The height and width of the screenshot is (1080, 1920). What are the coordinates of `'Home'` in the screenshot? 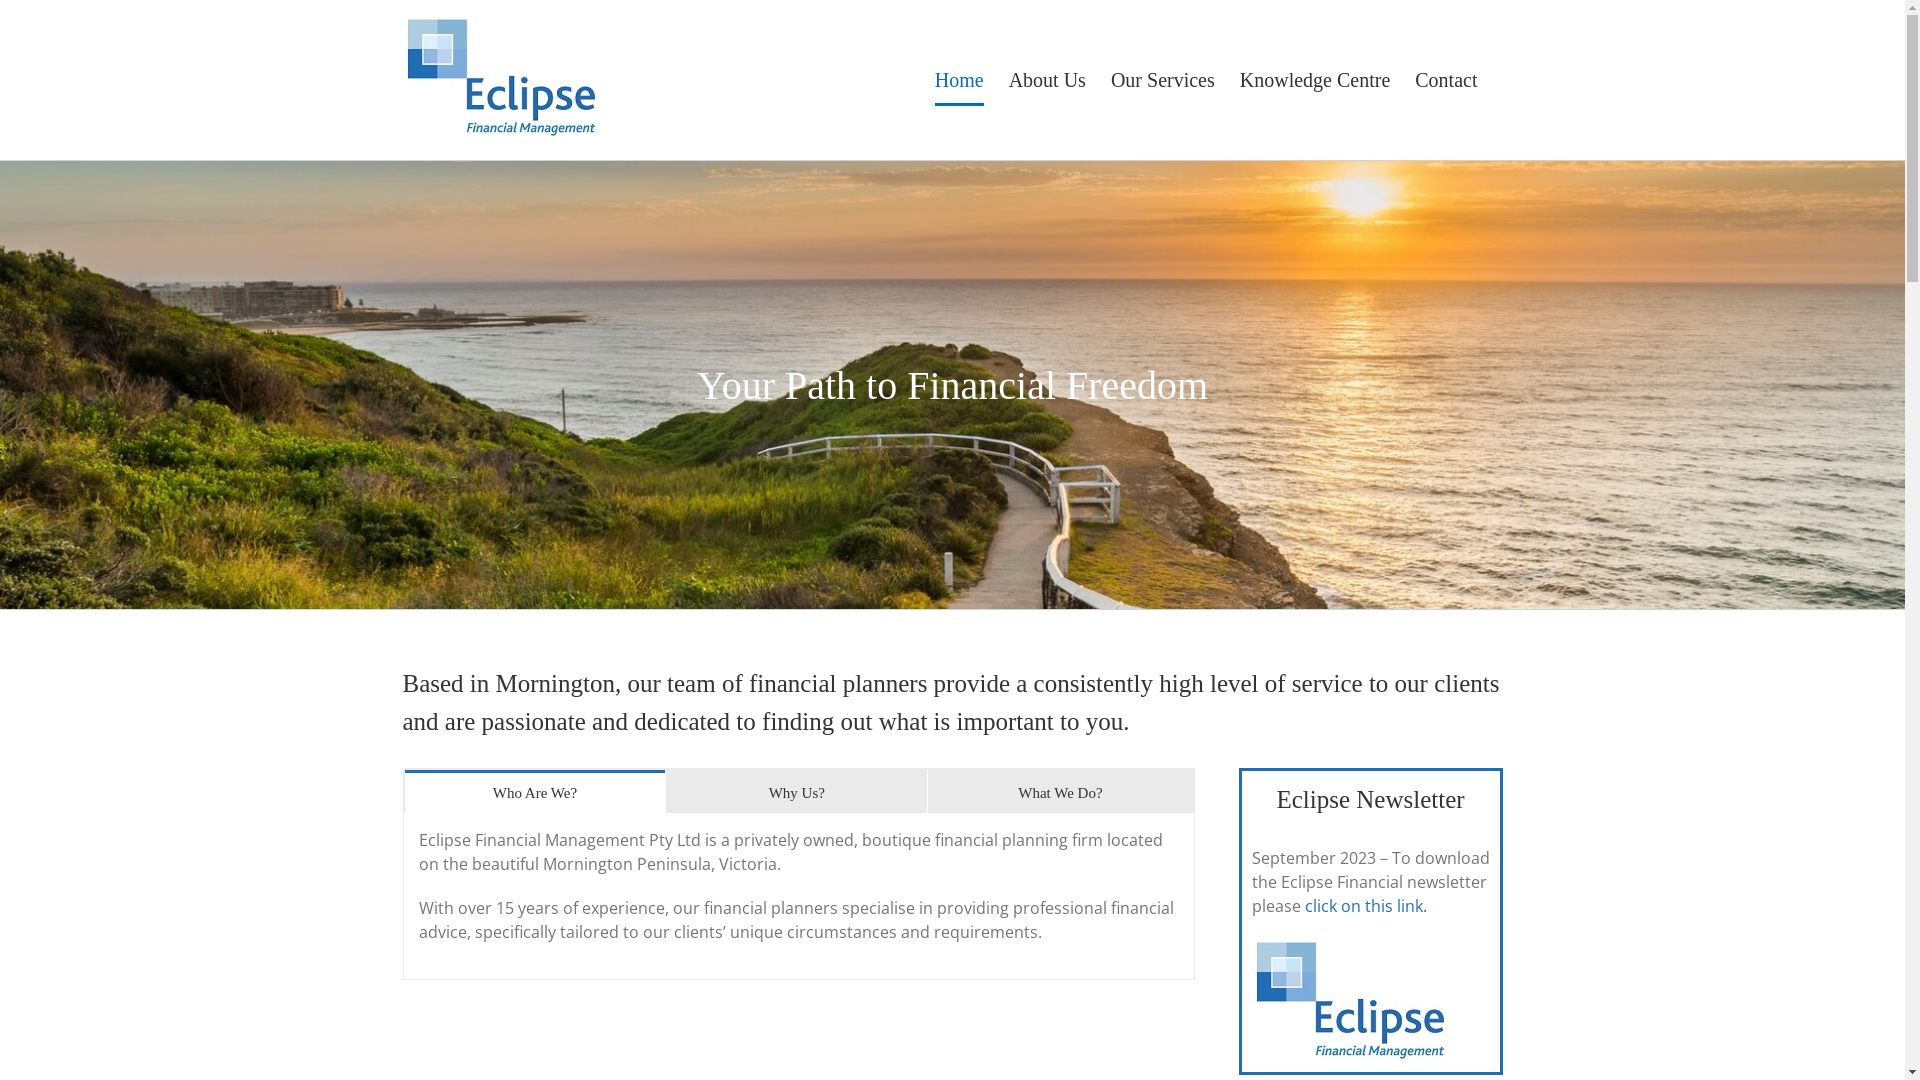 It's located at (934, 79).